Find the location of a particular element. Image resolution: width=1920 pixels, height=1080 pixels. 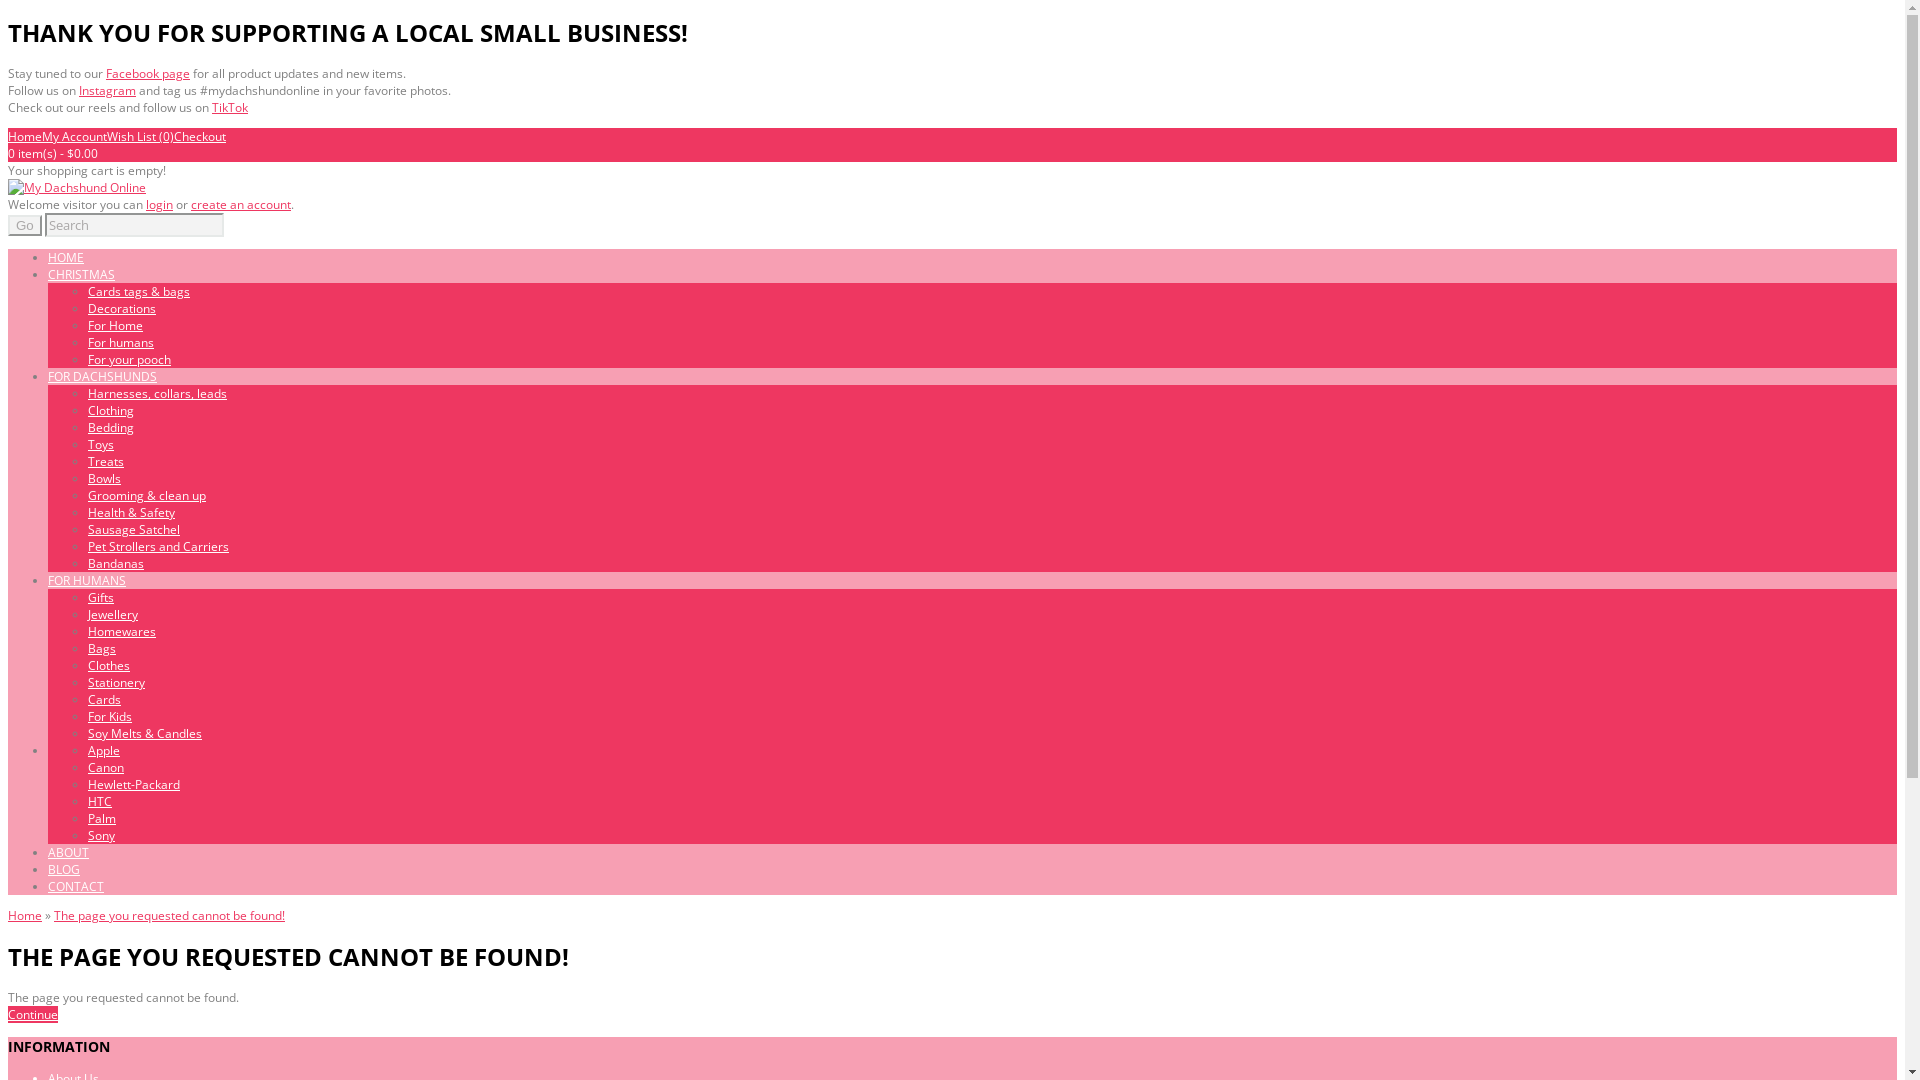

'TikTok' is located at coordinates (230, 107).